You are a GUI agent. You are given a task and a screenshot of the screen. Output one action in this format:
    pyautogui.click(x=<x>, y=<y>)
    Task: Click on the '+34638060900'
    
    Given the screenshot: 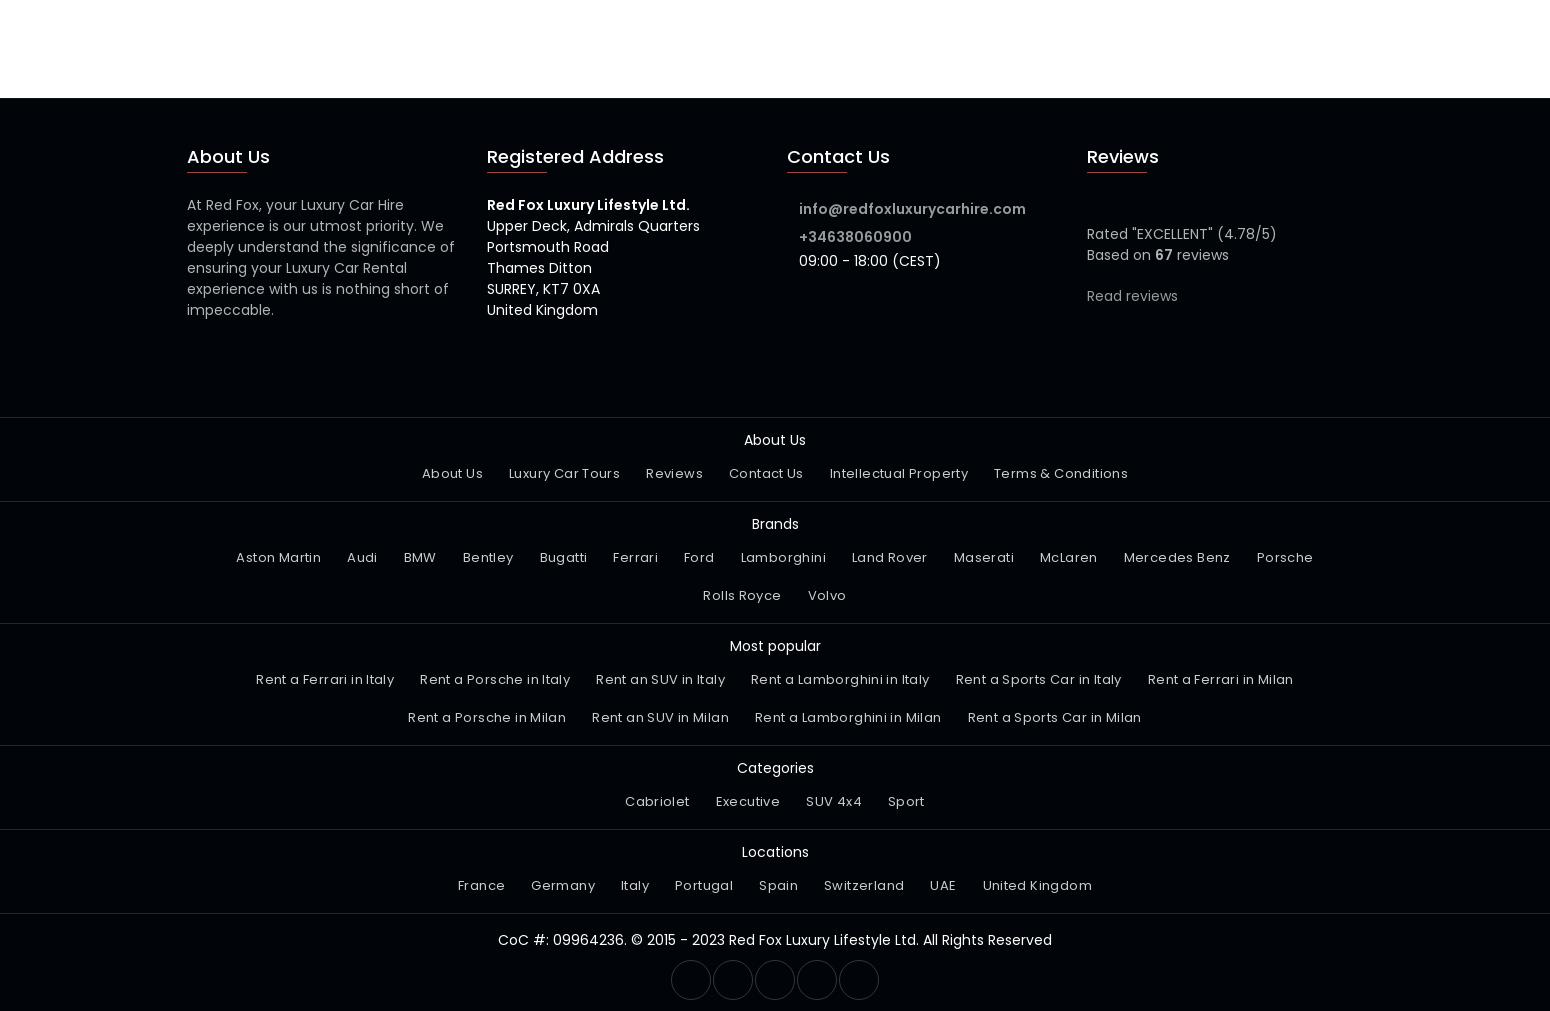 What is the action you would take?
    pyautogui.click(x=855, y=236)
    